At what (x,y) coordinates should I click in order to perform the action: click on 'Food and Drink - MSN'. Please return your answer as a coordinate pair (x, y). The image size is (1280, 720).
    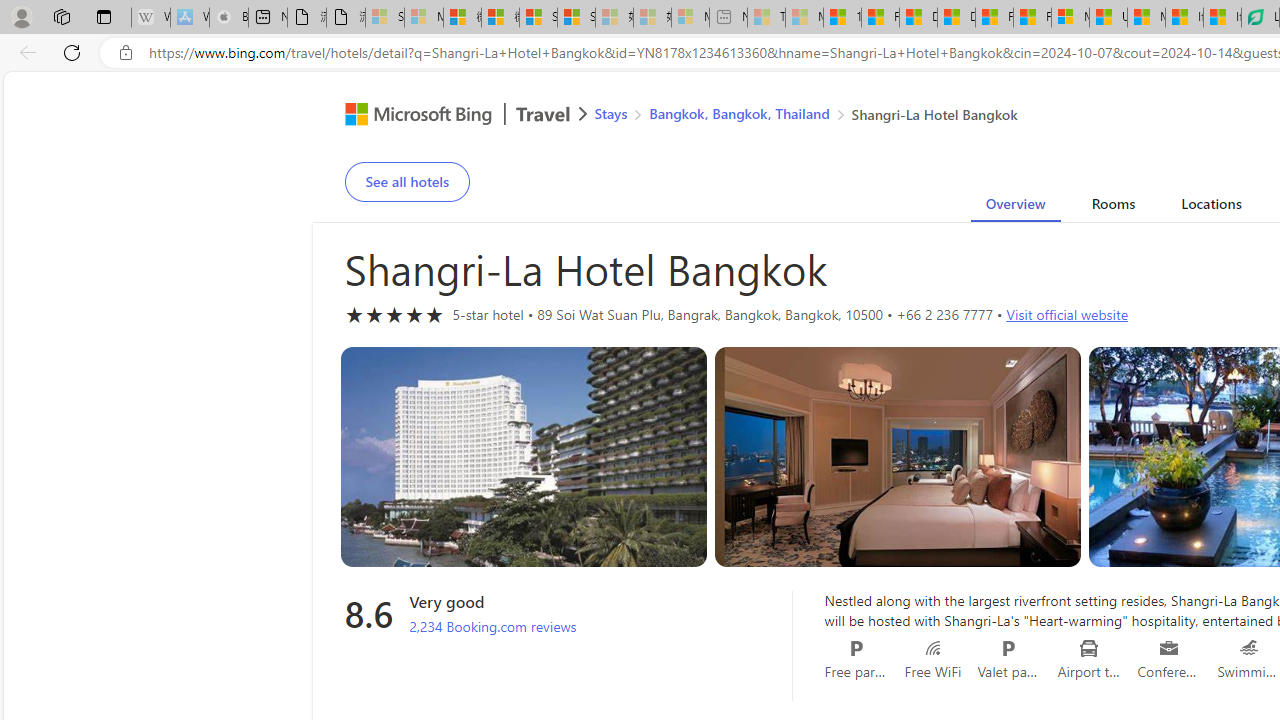
    Looking at the image, I should click on (880, 17).